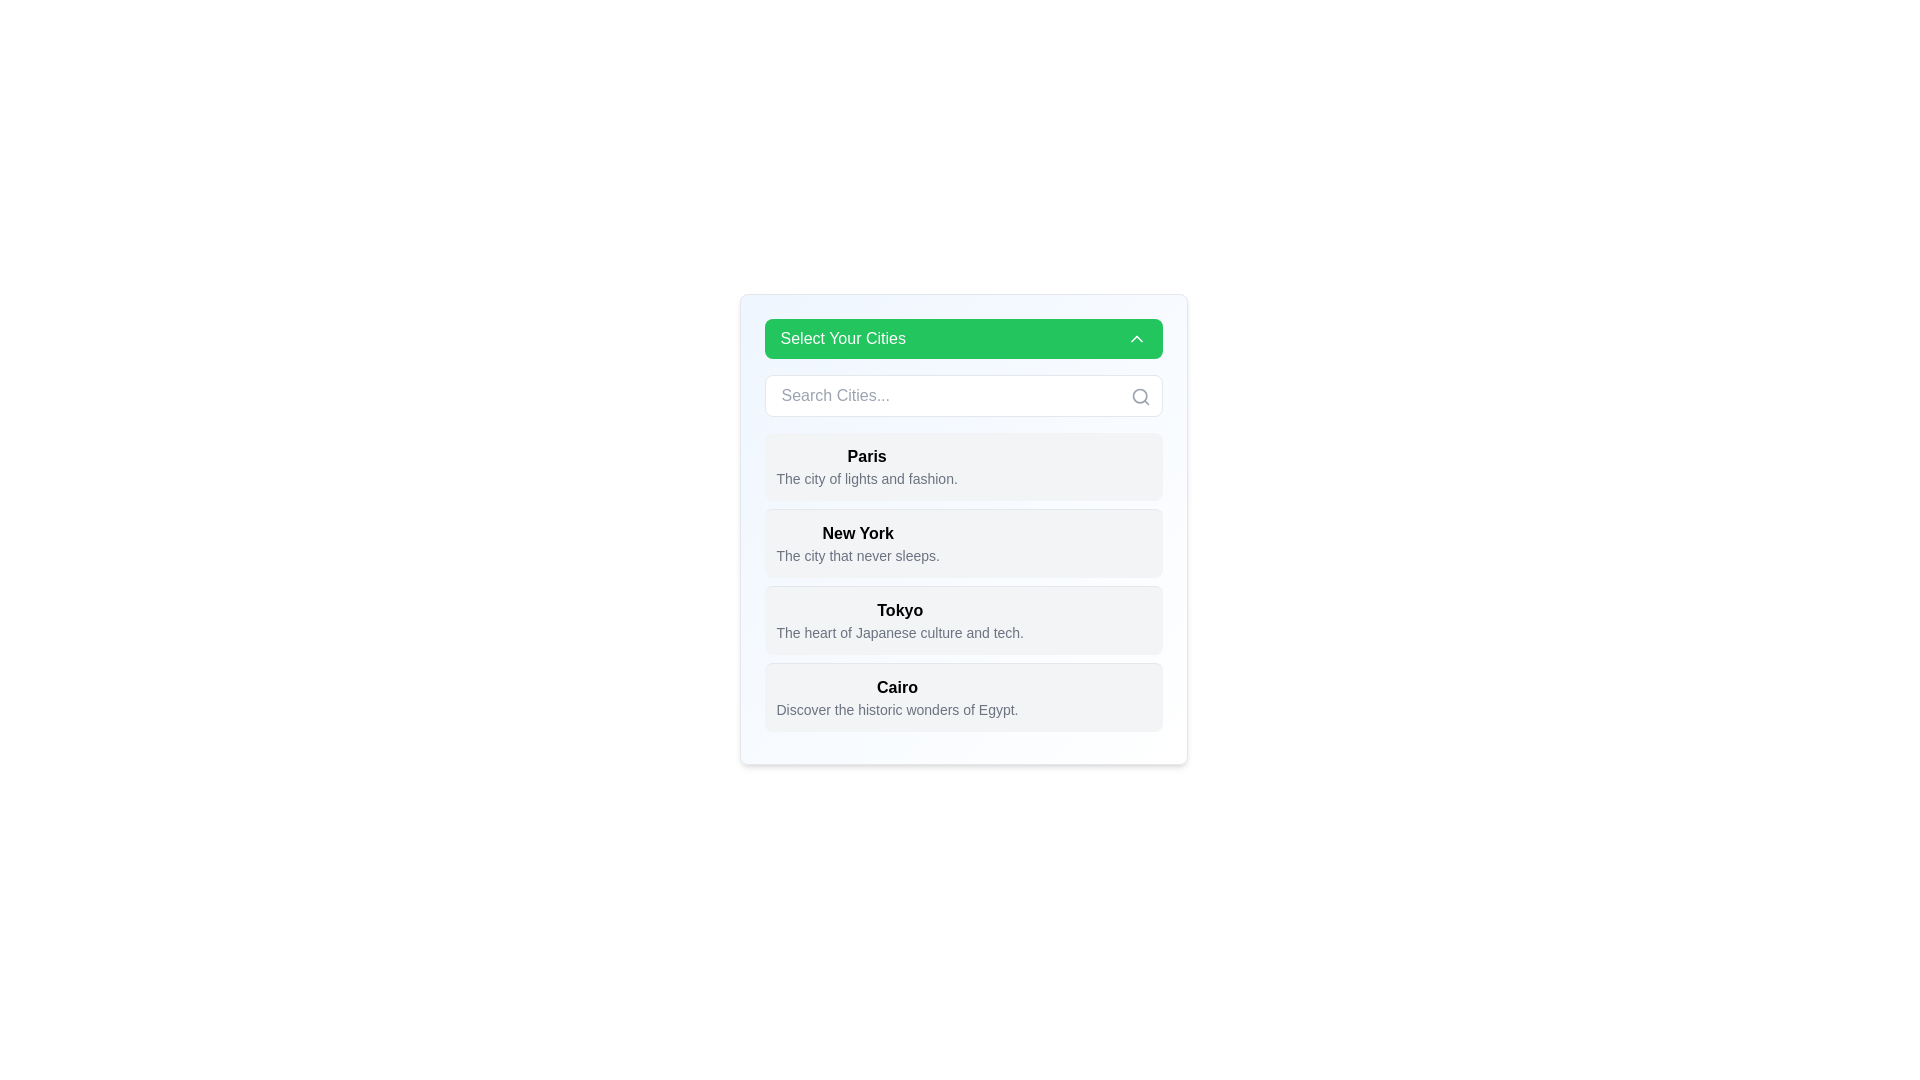 This screenshot has height=1080, width=1920. I want to click on the search icon button located to the far right of the search input field labeled 'Search Cities...', so click(1140, 397).